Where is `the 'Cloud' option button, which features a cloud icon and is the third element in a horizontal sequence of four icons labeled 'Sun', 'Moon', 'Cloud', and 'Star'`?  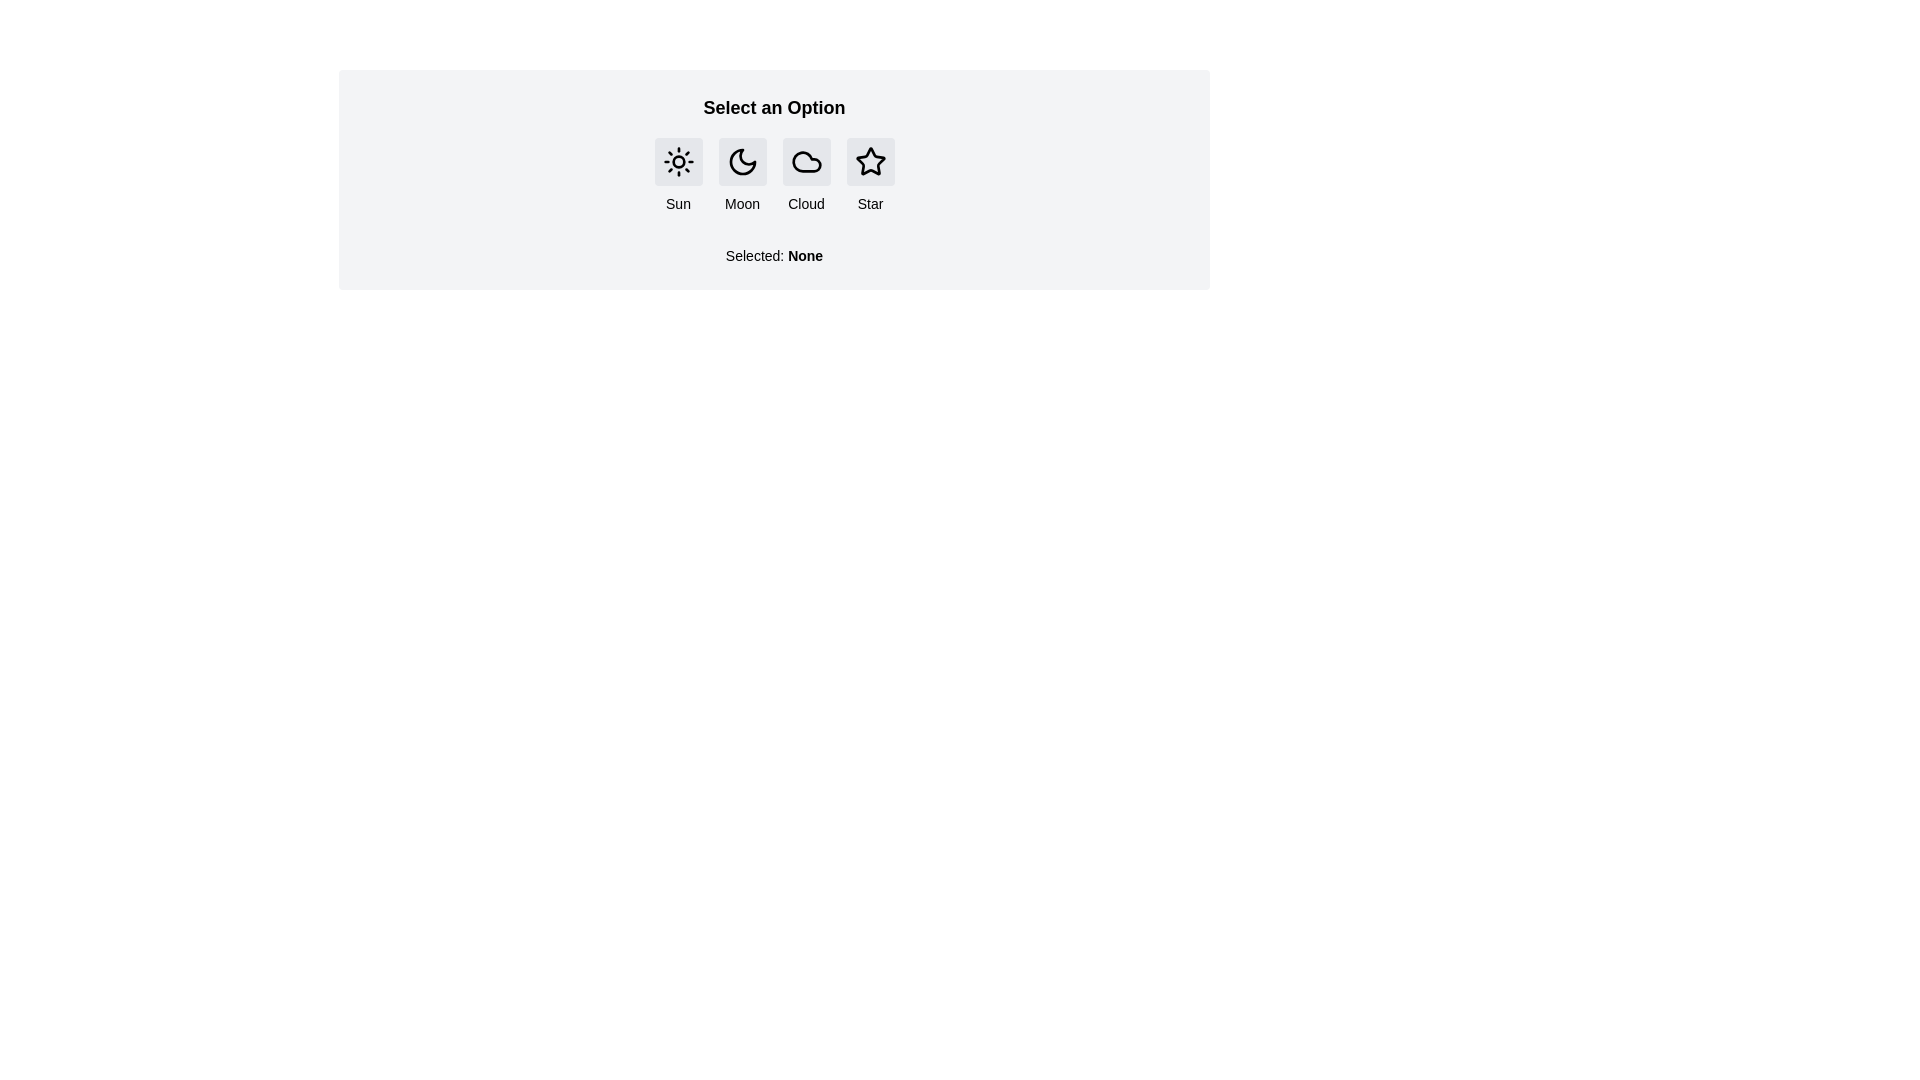
the 'Cloud' option button, which features a cloud icon and is the third element in a horizontal sequence of four icons labeled 'Sun', 'Moon', 'Cloud', and 'Star' is located at coordinates (806, 175).